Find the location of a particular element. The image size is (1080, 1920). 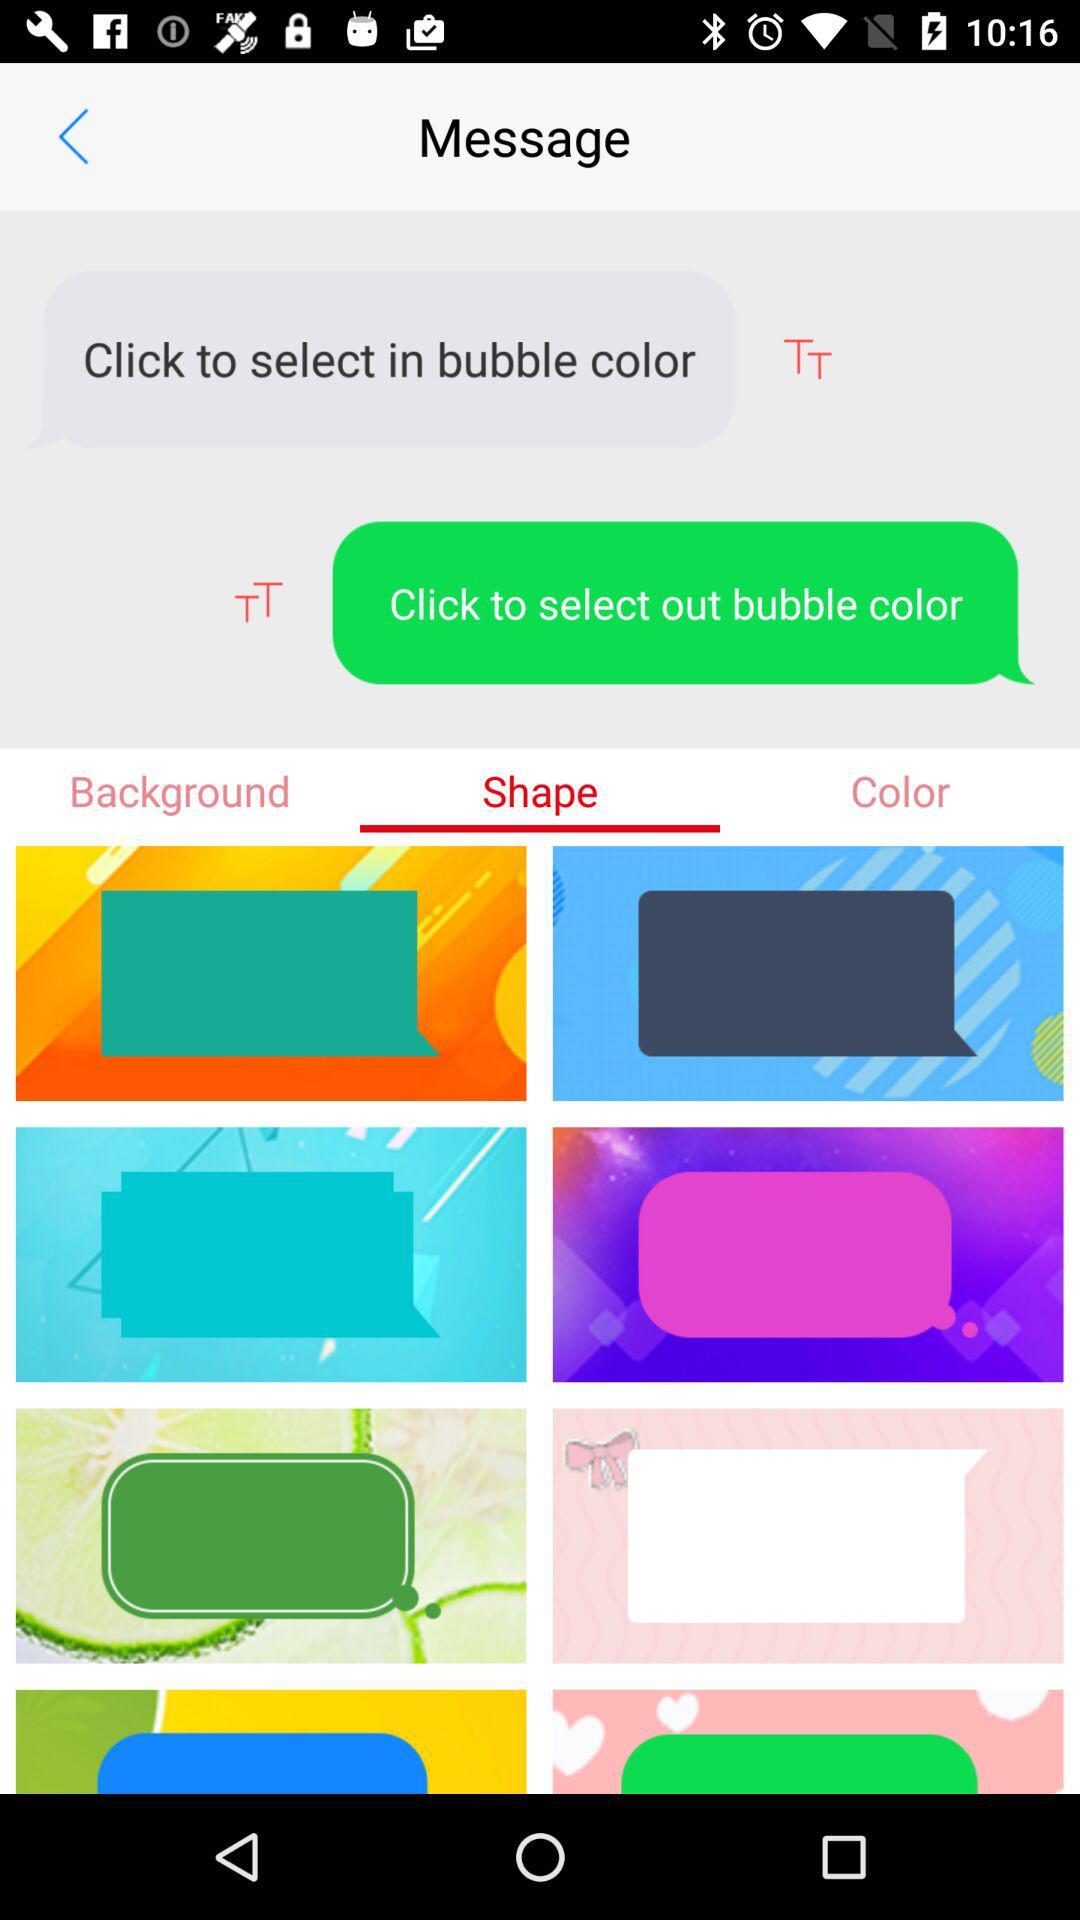

the background icon is located at coordinates (180, 789).